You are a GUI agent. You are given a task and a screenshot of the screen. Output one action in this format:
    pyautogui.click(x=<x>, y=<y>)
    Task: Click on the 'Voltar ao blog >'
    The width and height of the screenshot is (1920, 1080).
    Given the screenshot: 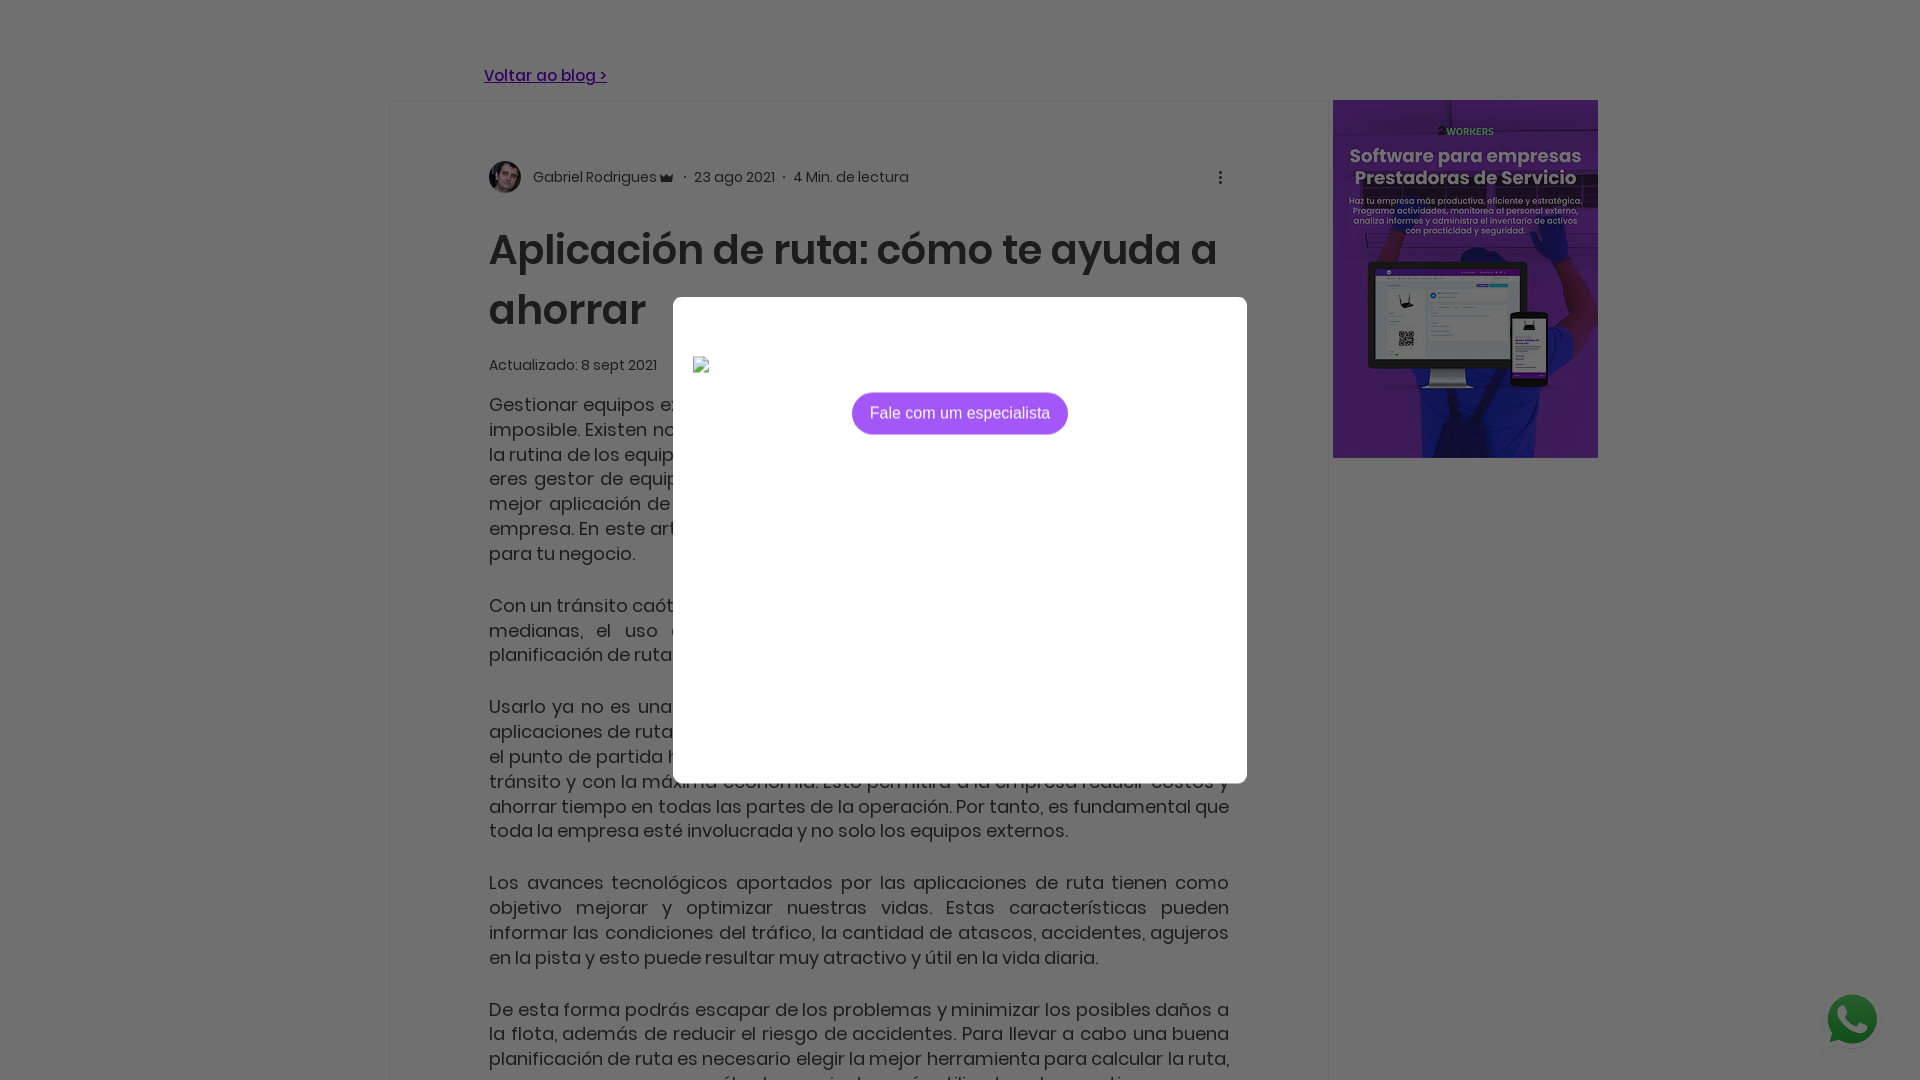 What is the action you would take?
    pyautogui.click(x=545, y=74)
    